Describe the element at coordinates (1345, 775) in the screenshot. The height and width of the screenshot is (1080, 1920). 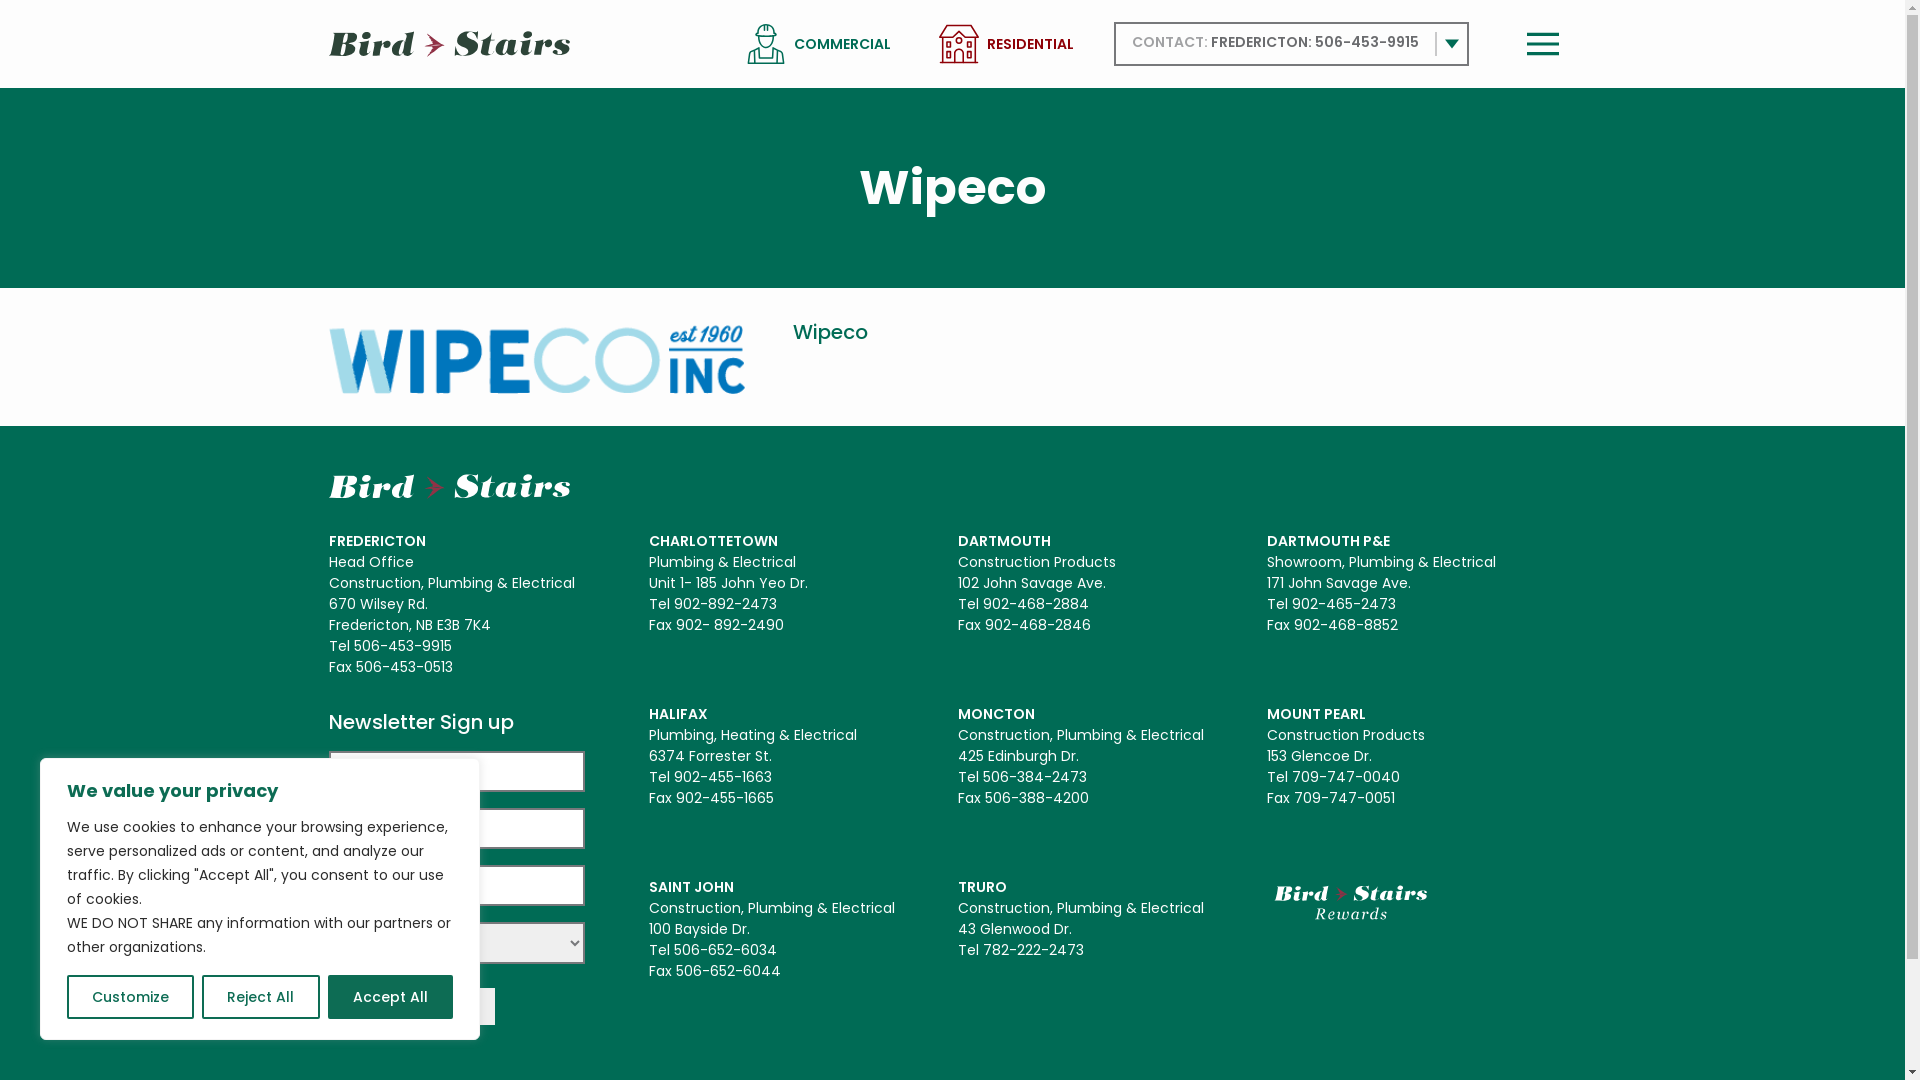
I see `'709-747-0040'` at that location.